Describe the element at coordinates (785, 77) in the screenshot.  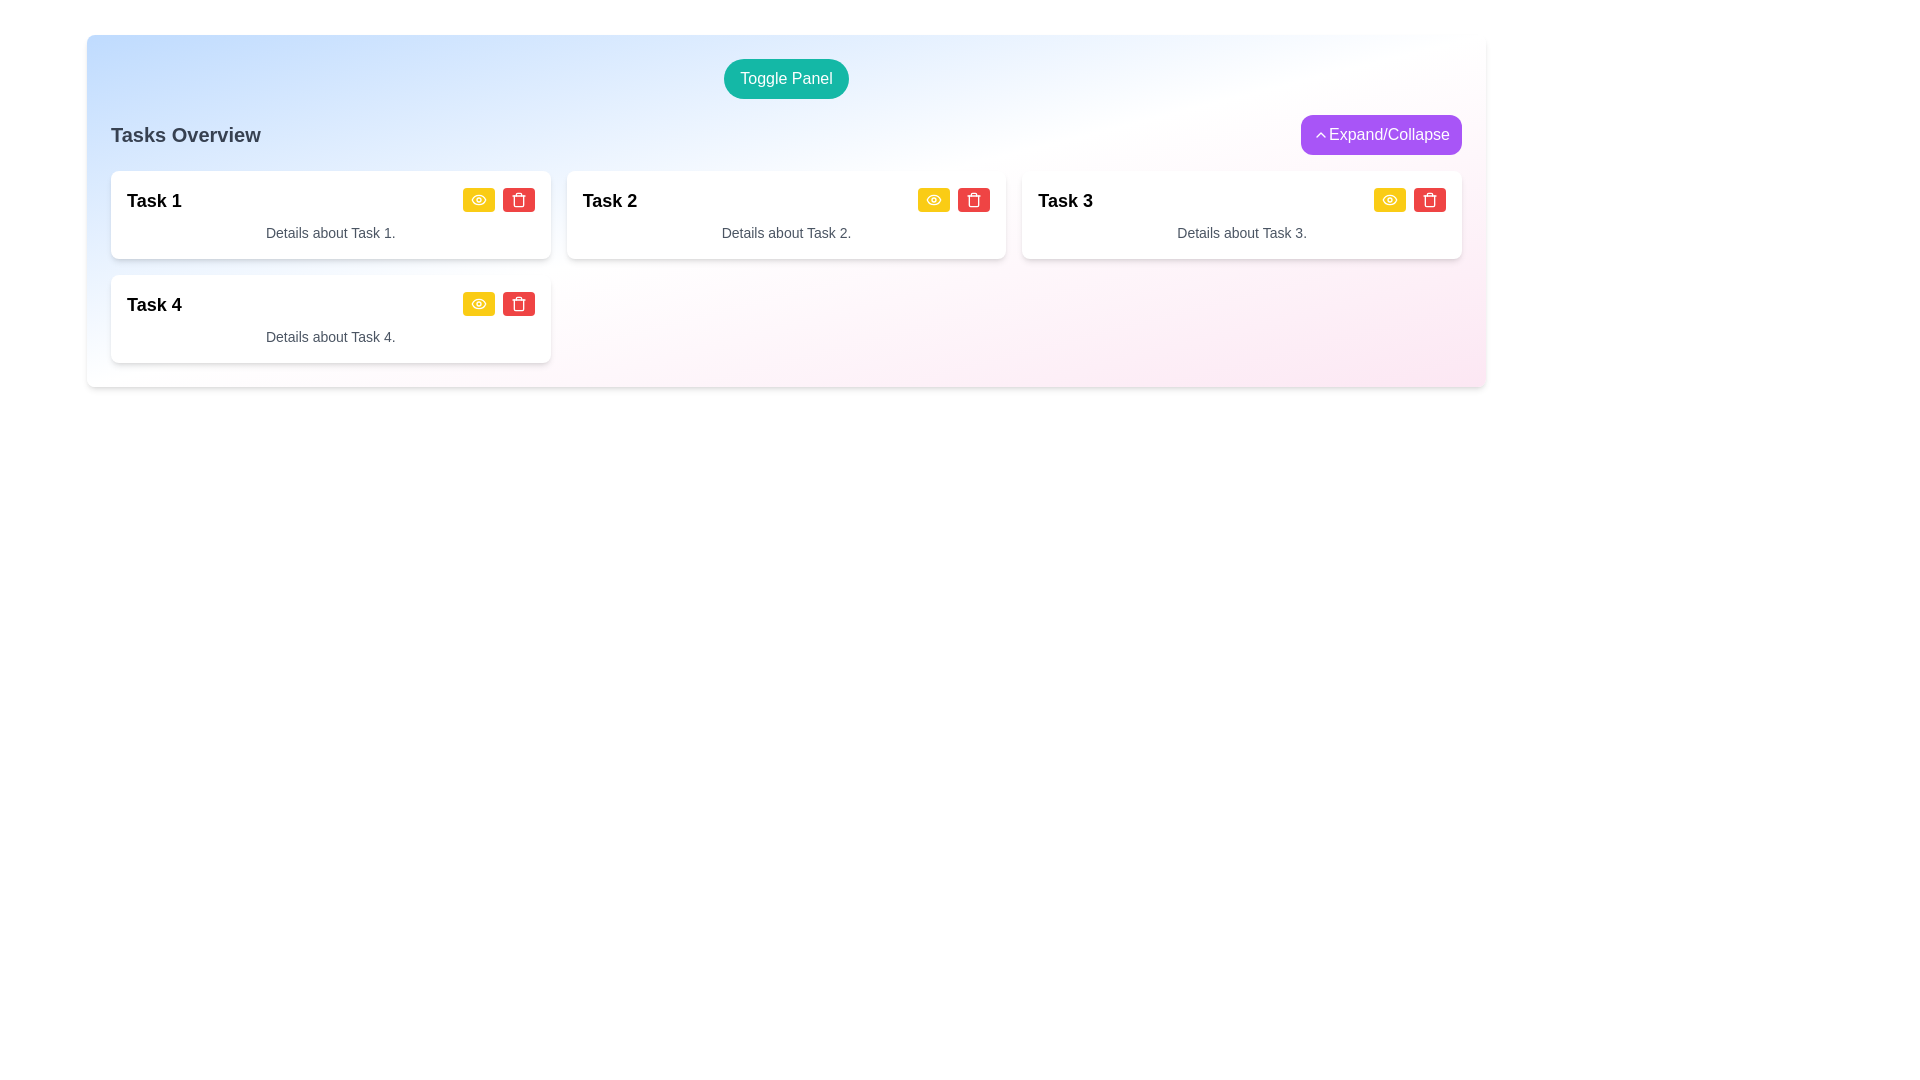
I see `the button that toggles the visibility of a panel, positioned above the 'Tasks Overview' section, to change its background color` at that location.